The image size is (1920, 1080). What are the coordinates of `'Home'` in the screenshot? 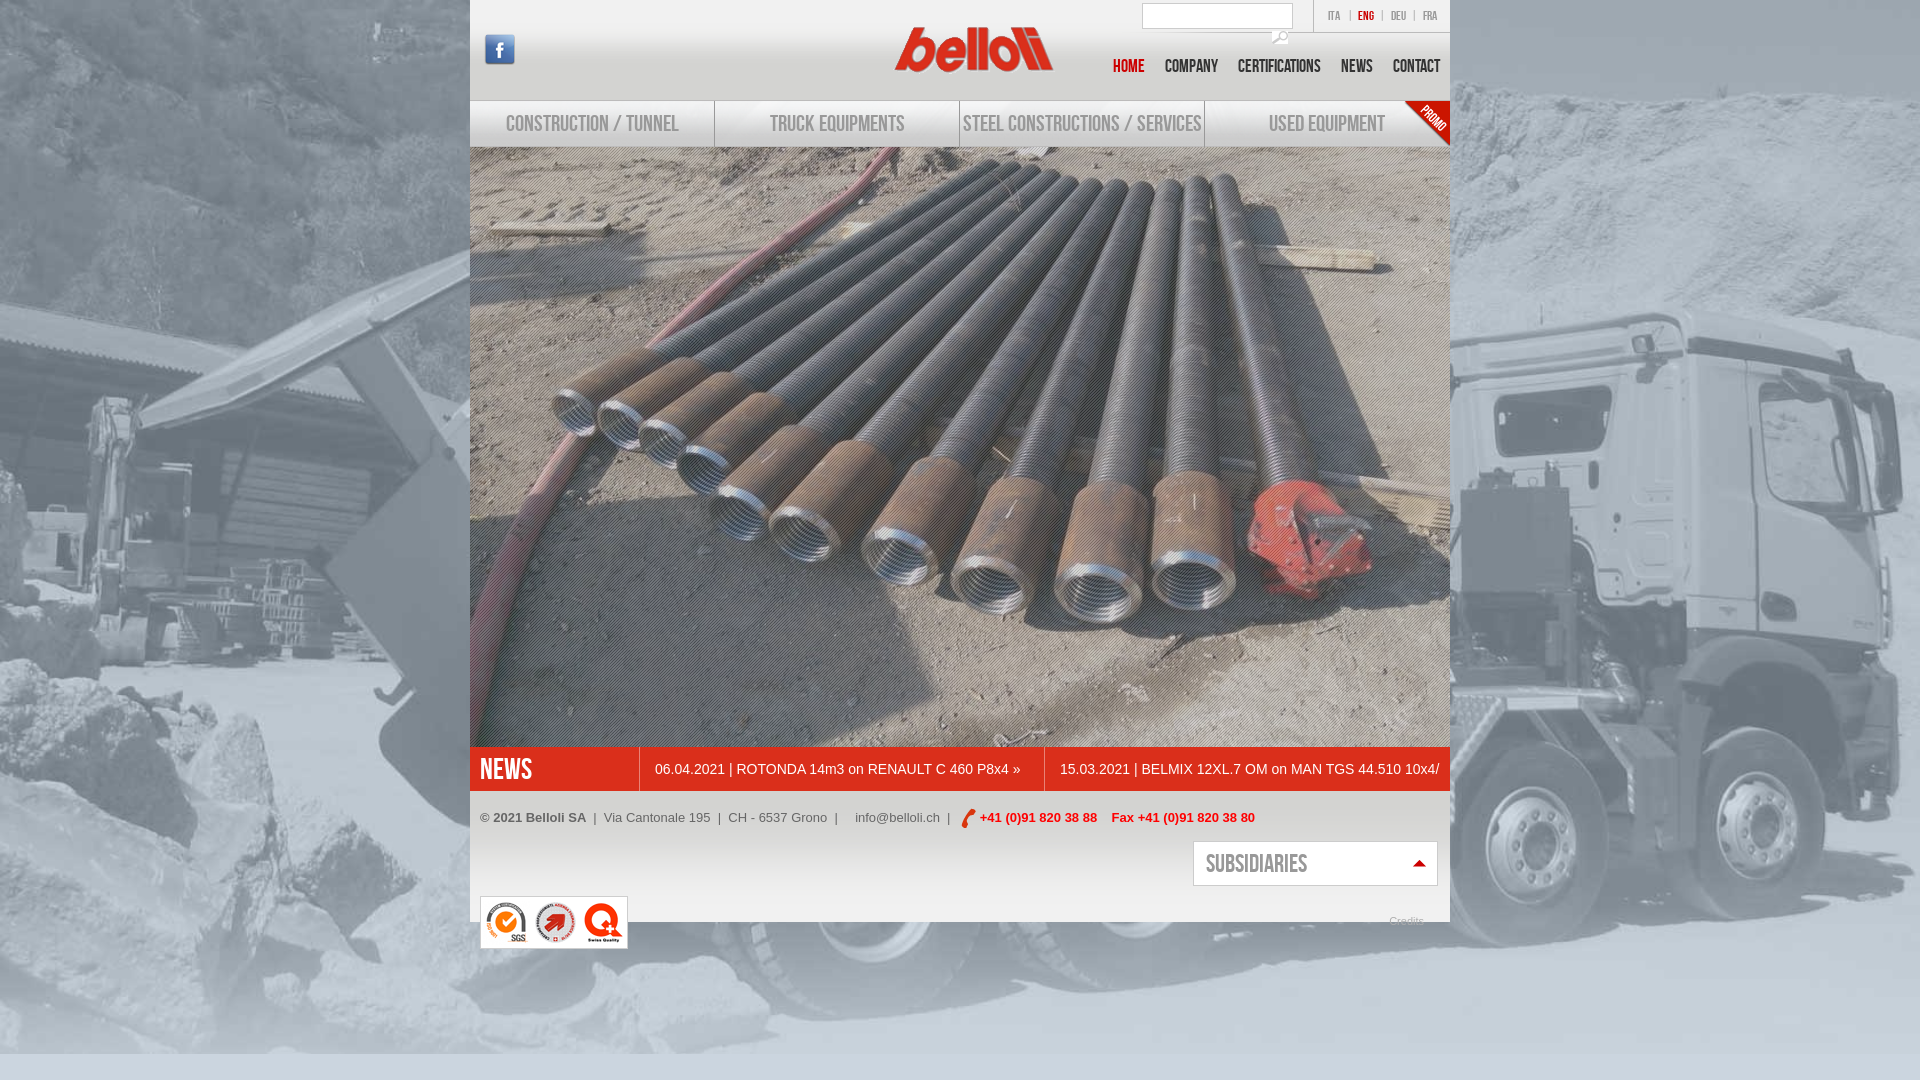 It's located at (1112, 64).